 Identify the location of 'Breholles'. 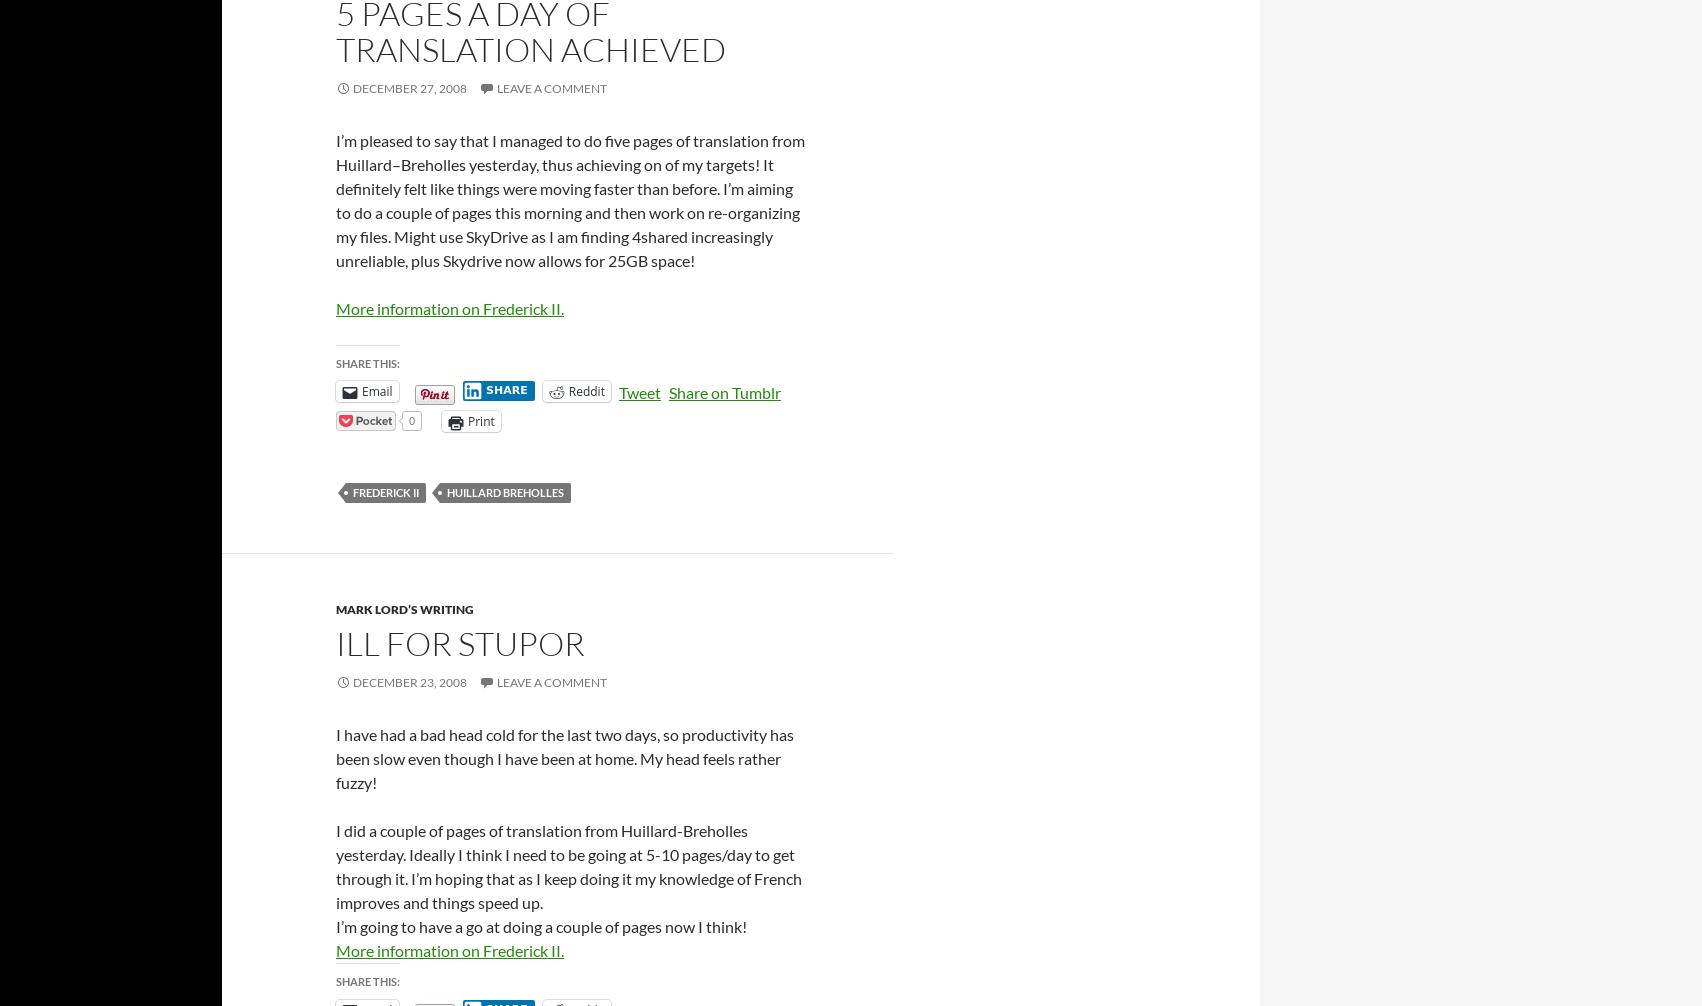
(400, 164).